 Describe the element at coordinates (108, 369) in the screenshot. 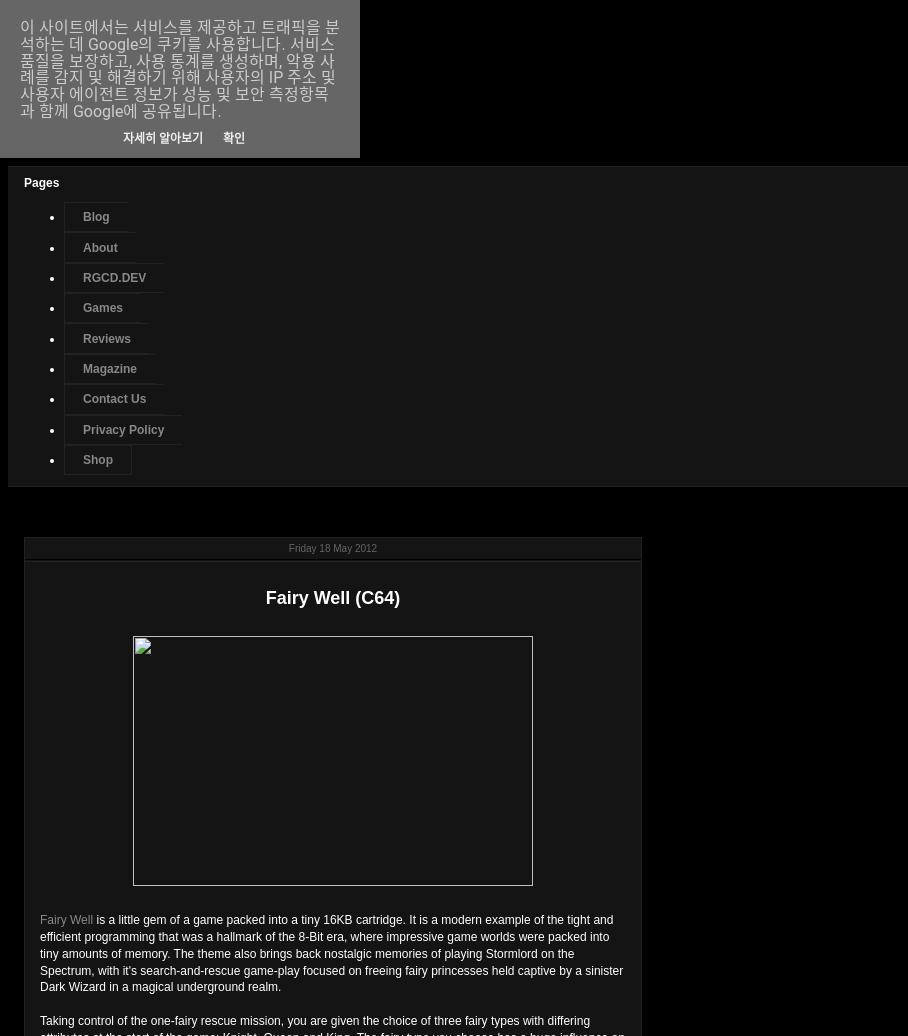

I see `'Magazine'` at that location.